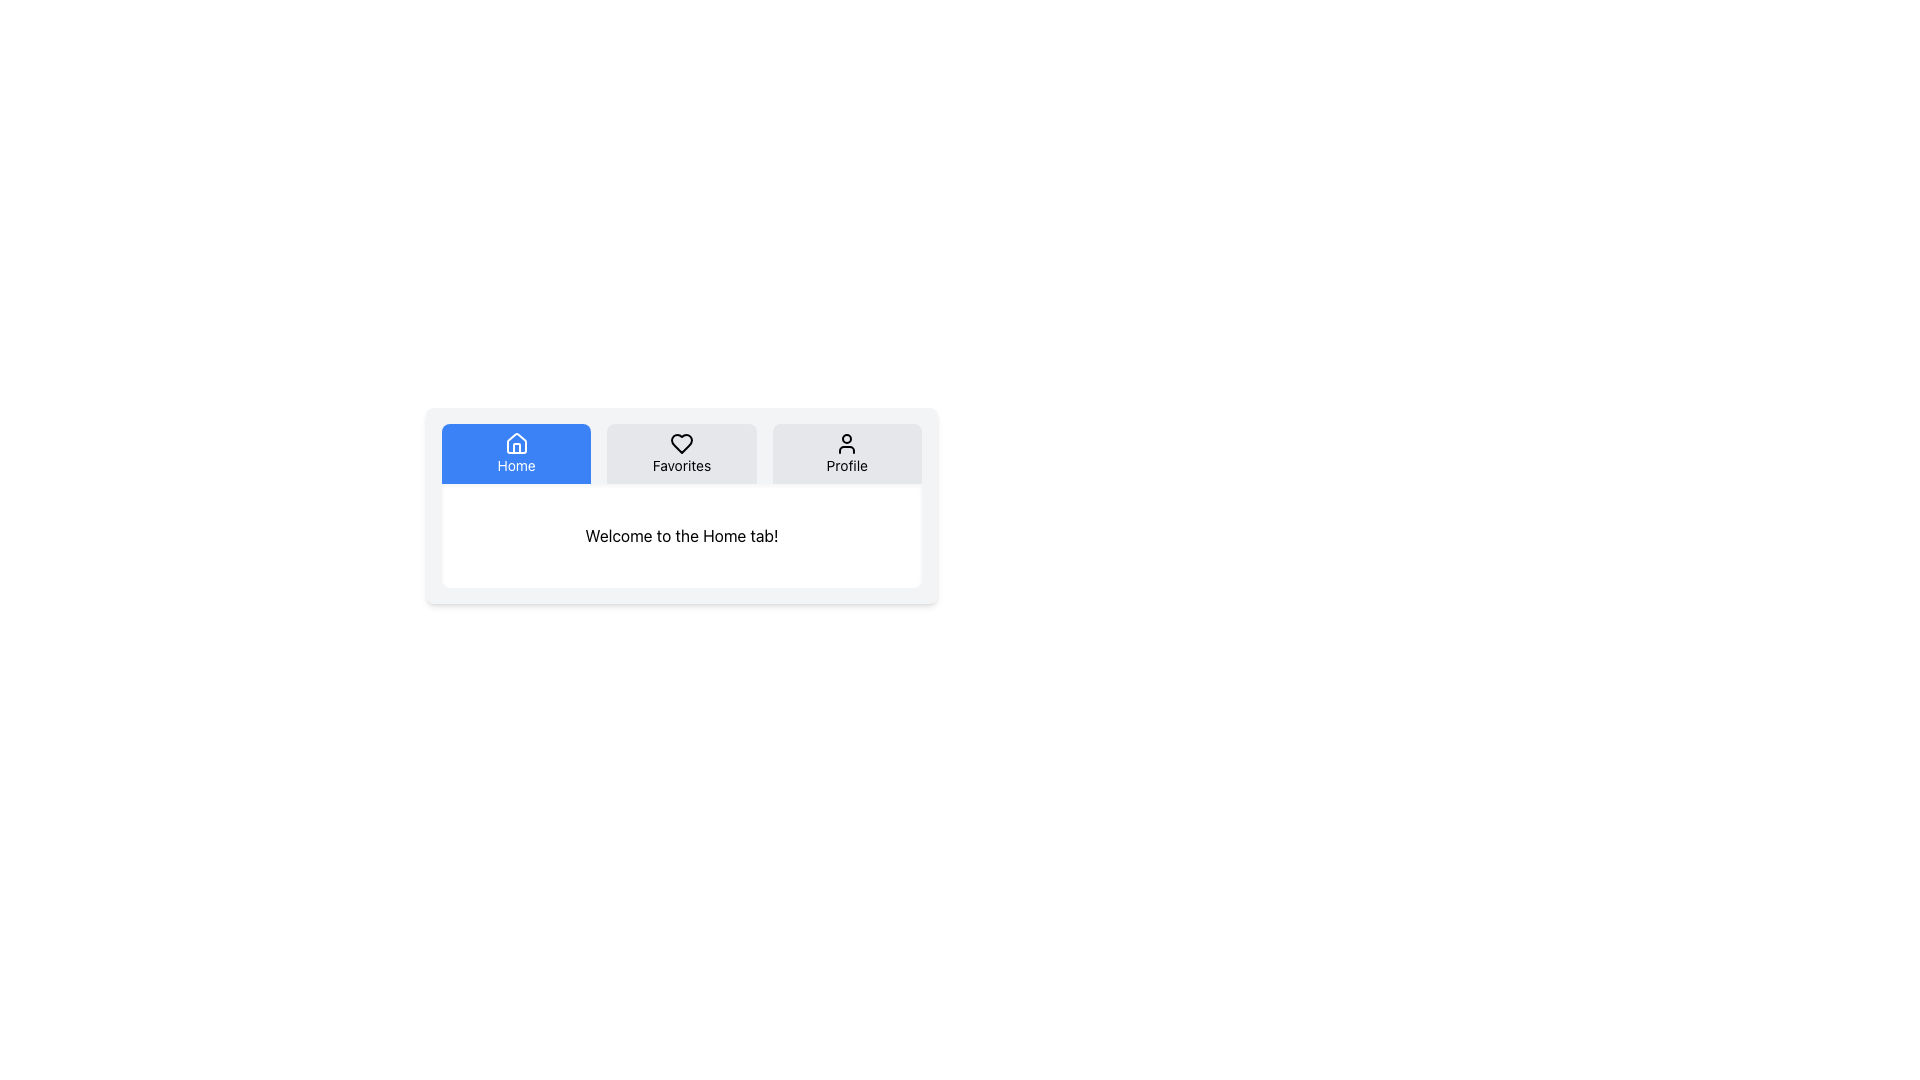 This screenshot has height=1080, width=1920. Describe the element at coordinates (681, 442) in the screenshot. I see `the heart-shaped icon in the middle of the navigation bar` at that location.